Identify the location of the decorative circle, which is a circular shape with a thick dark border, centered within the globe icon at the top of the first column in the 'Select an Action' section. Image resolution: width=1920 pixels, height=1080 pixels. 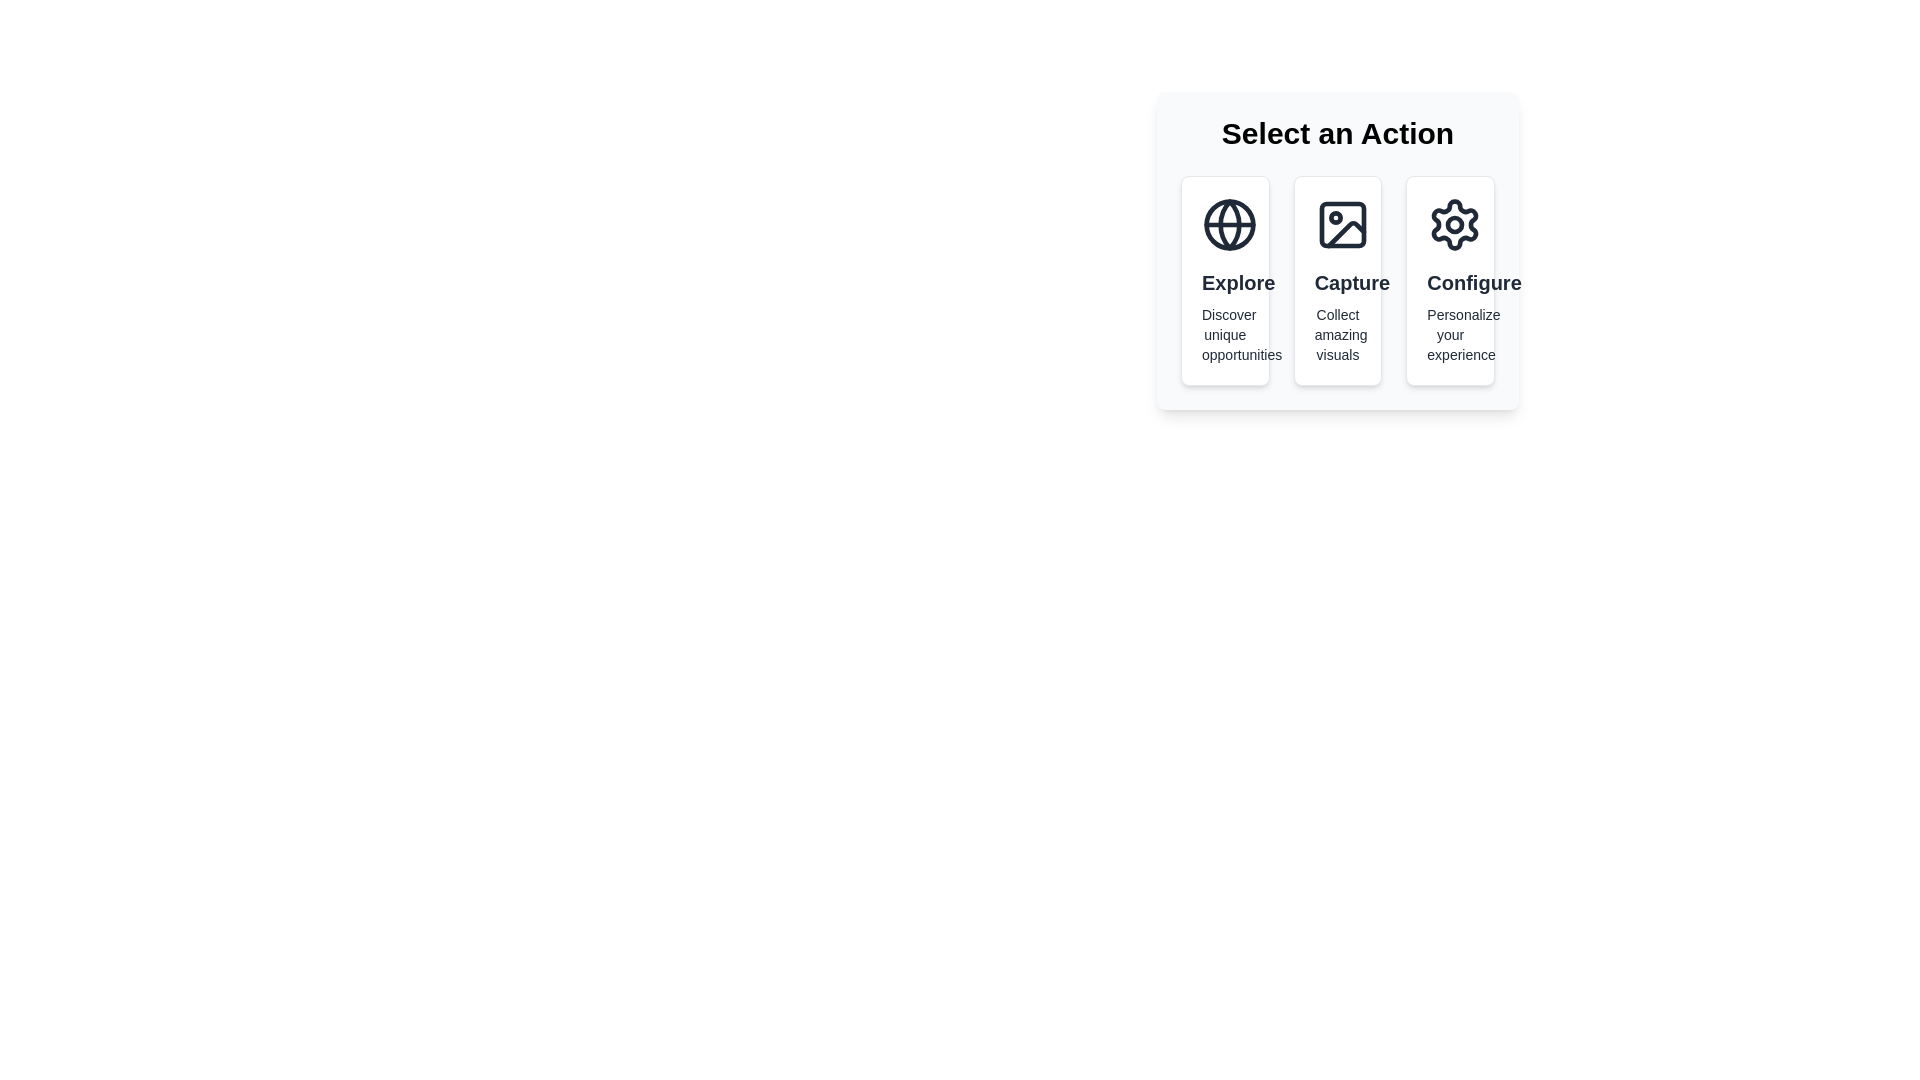
(1228, 224).